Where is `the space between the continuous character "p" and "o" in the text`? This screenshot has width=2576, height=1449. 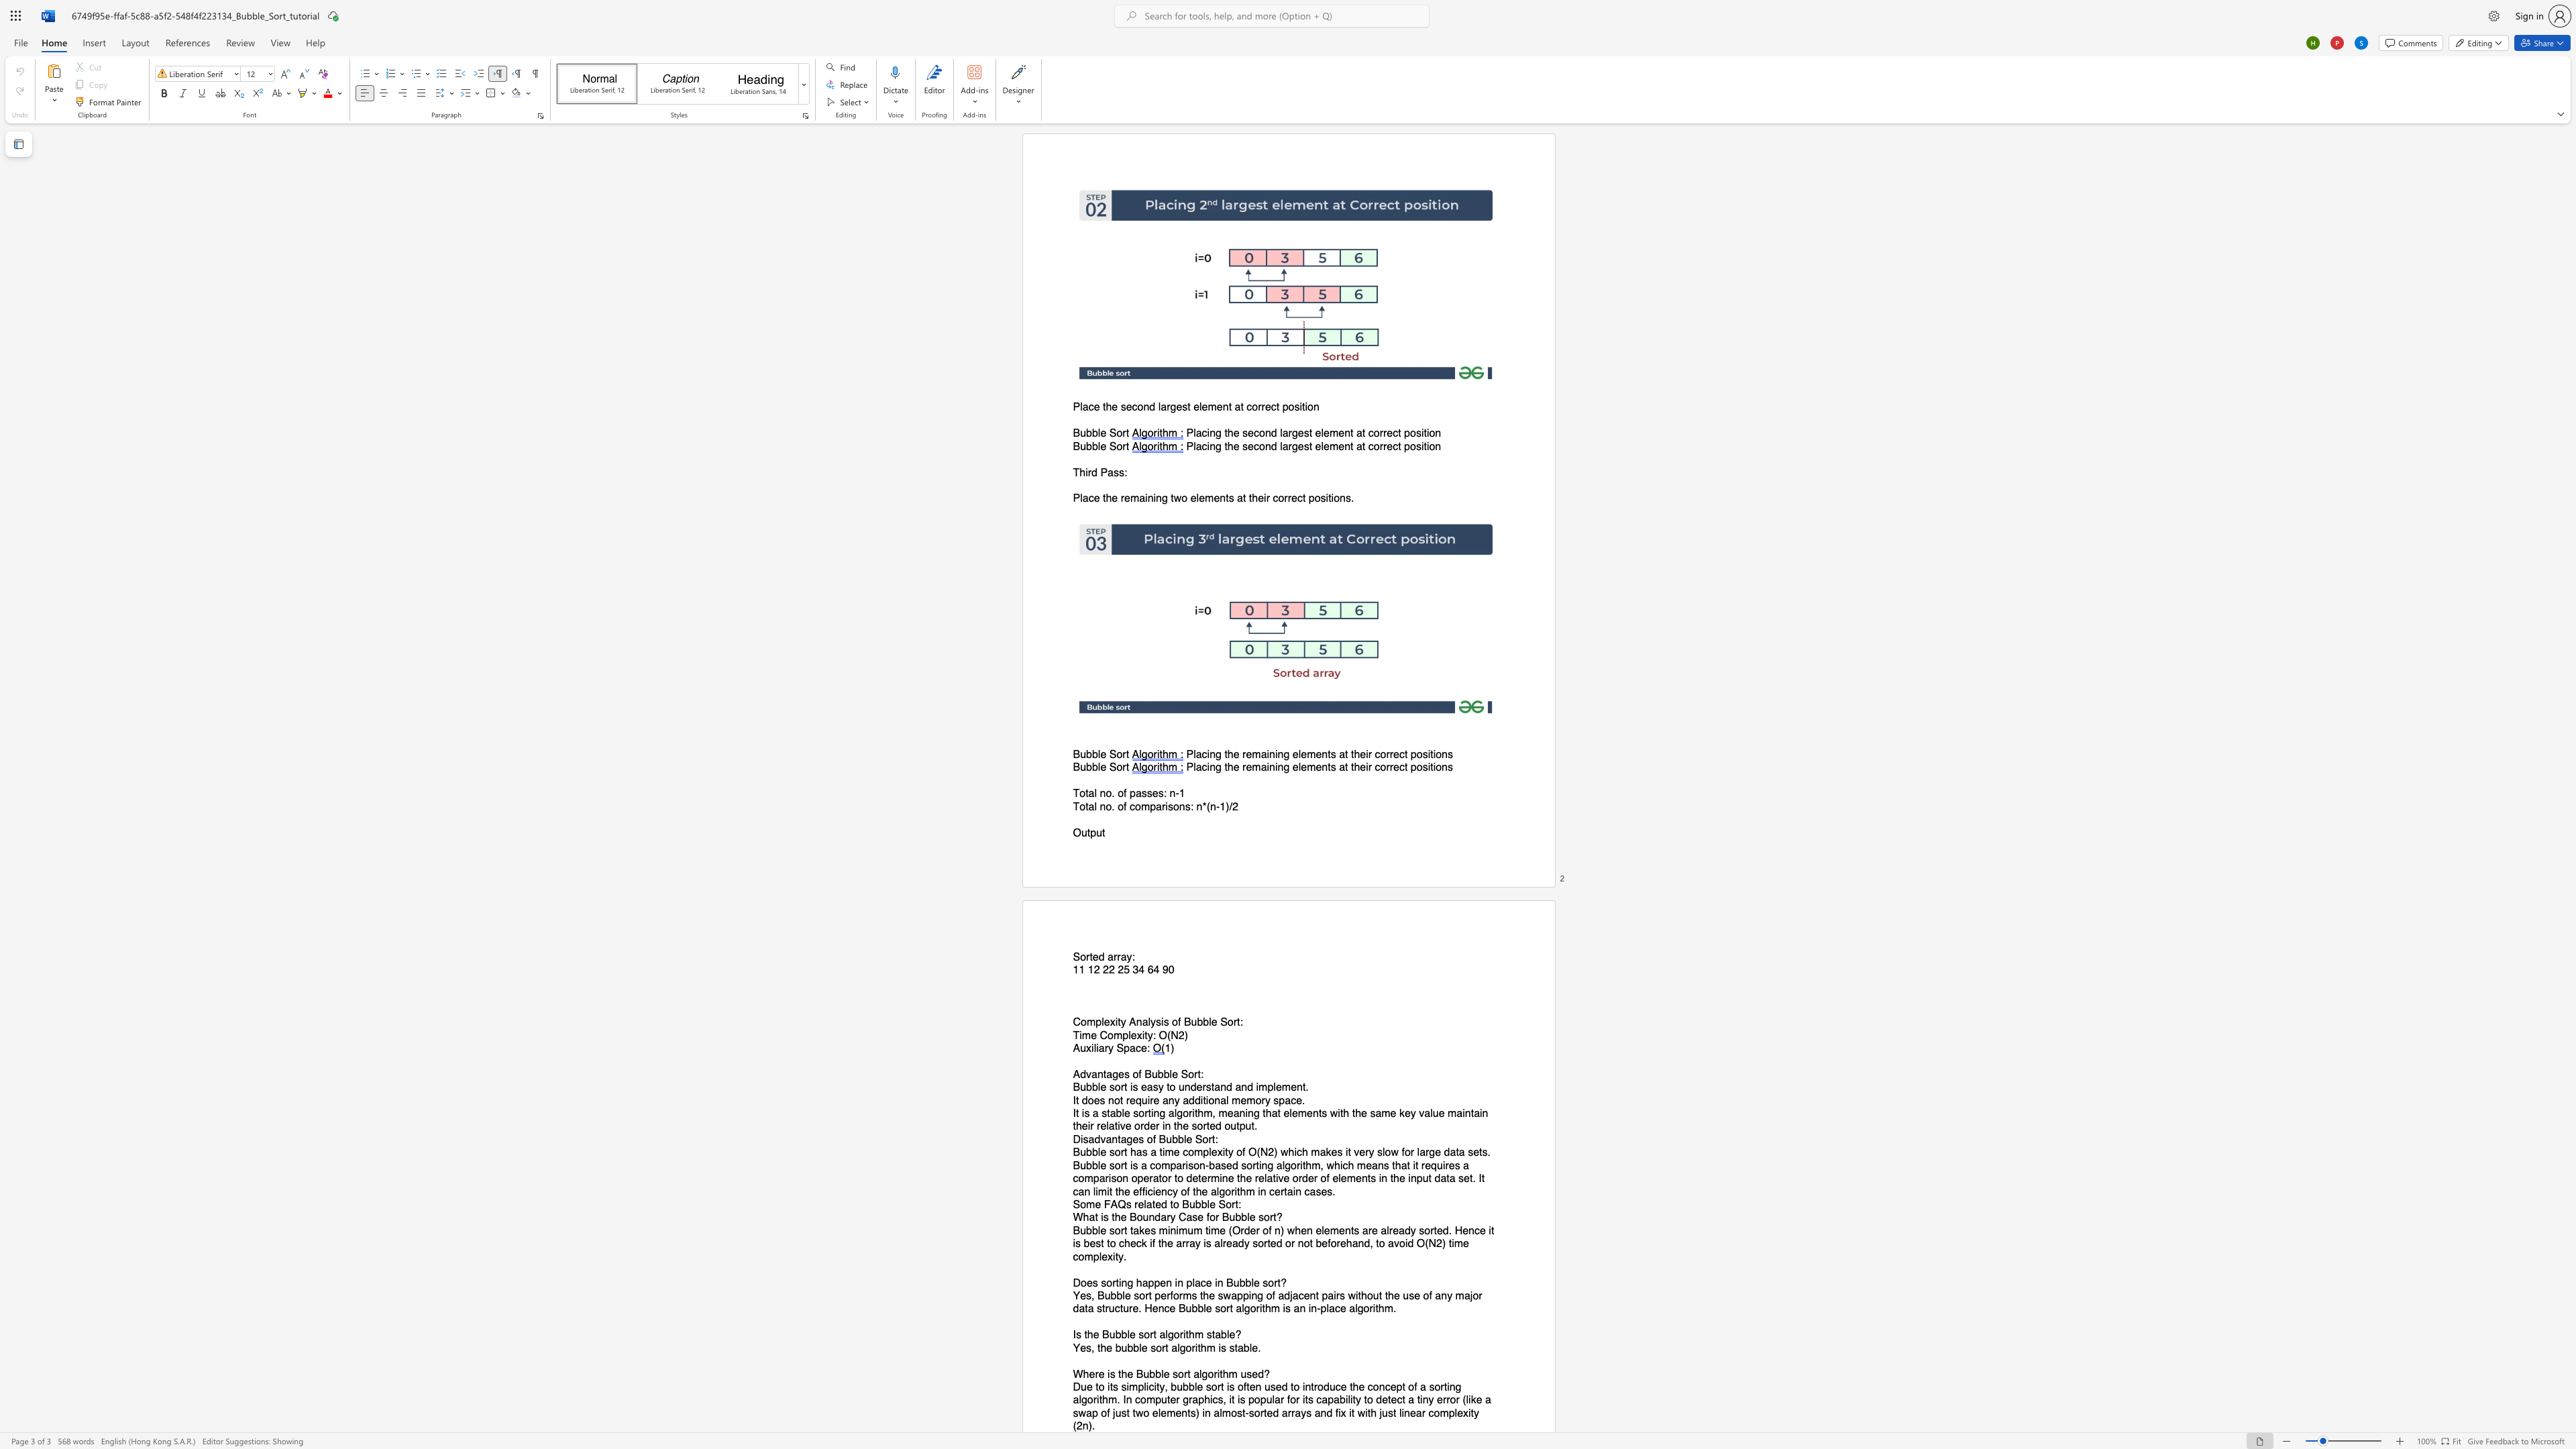
the space between the continuous character "p" and "o" in the text is located at coordinates (1253, 1400).